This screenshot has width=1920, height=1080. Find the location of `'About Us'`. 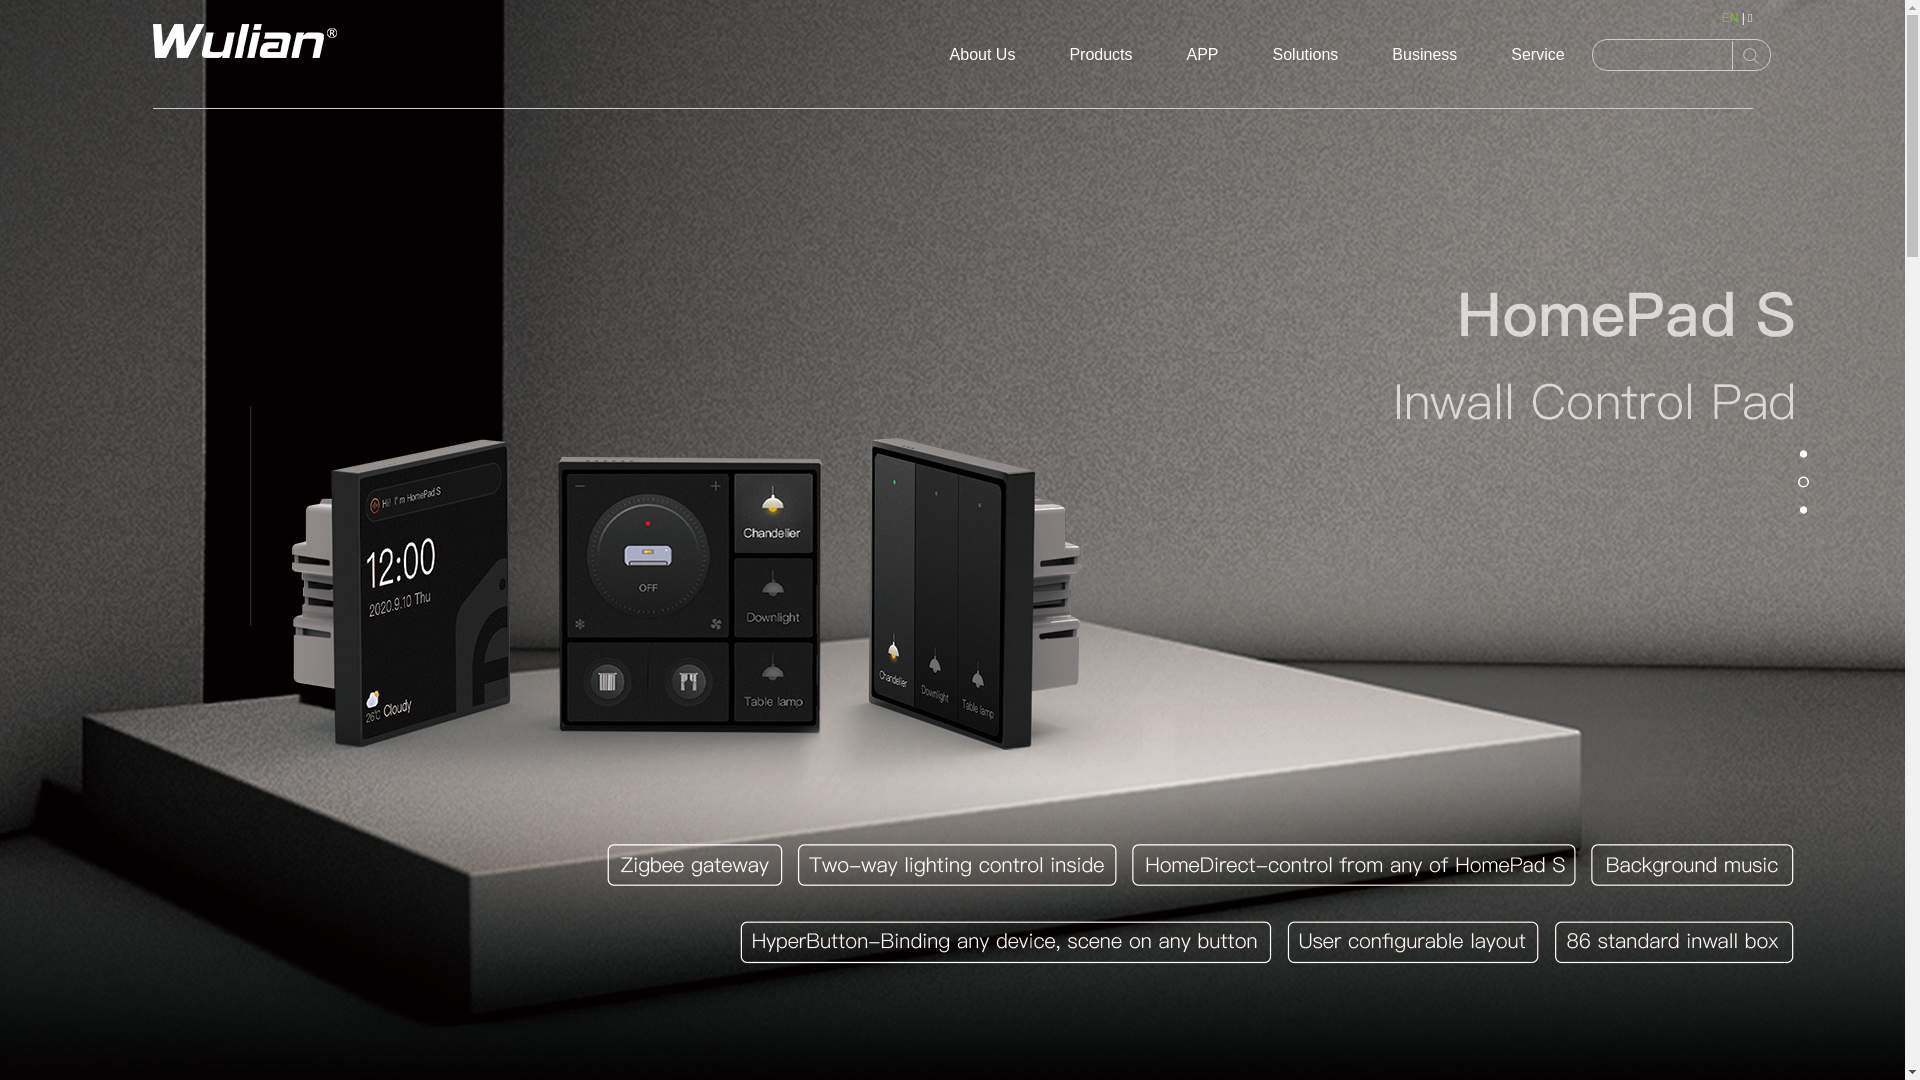

'About Us' is located at coordinates (983, 53).